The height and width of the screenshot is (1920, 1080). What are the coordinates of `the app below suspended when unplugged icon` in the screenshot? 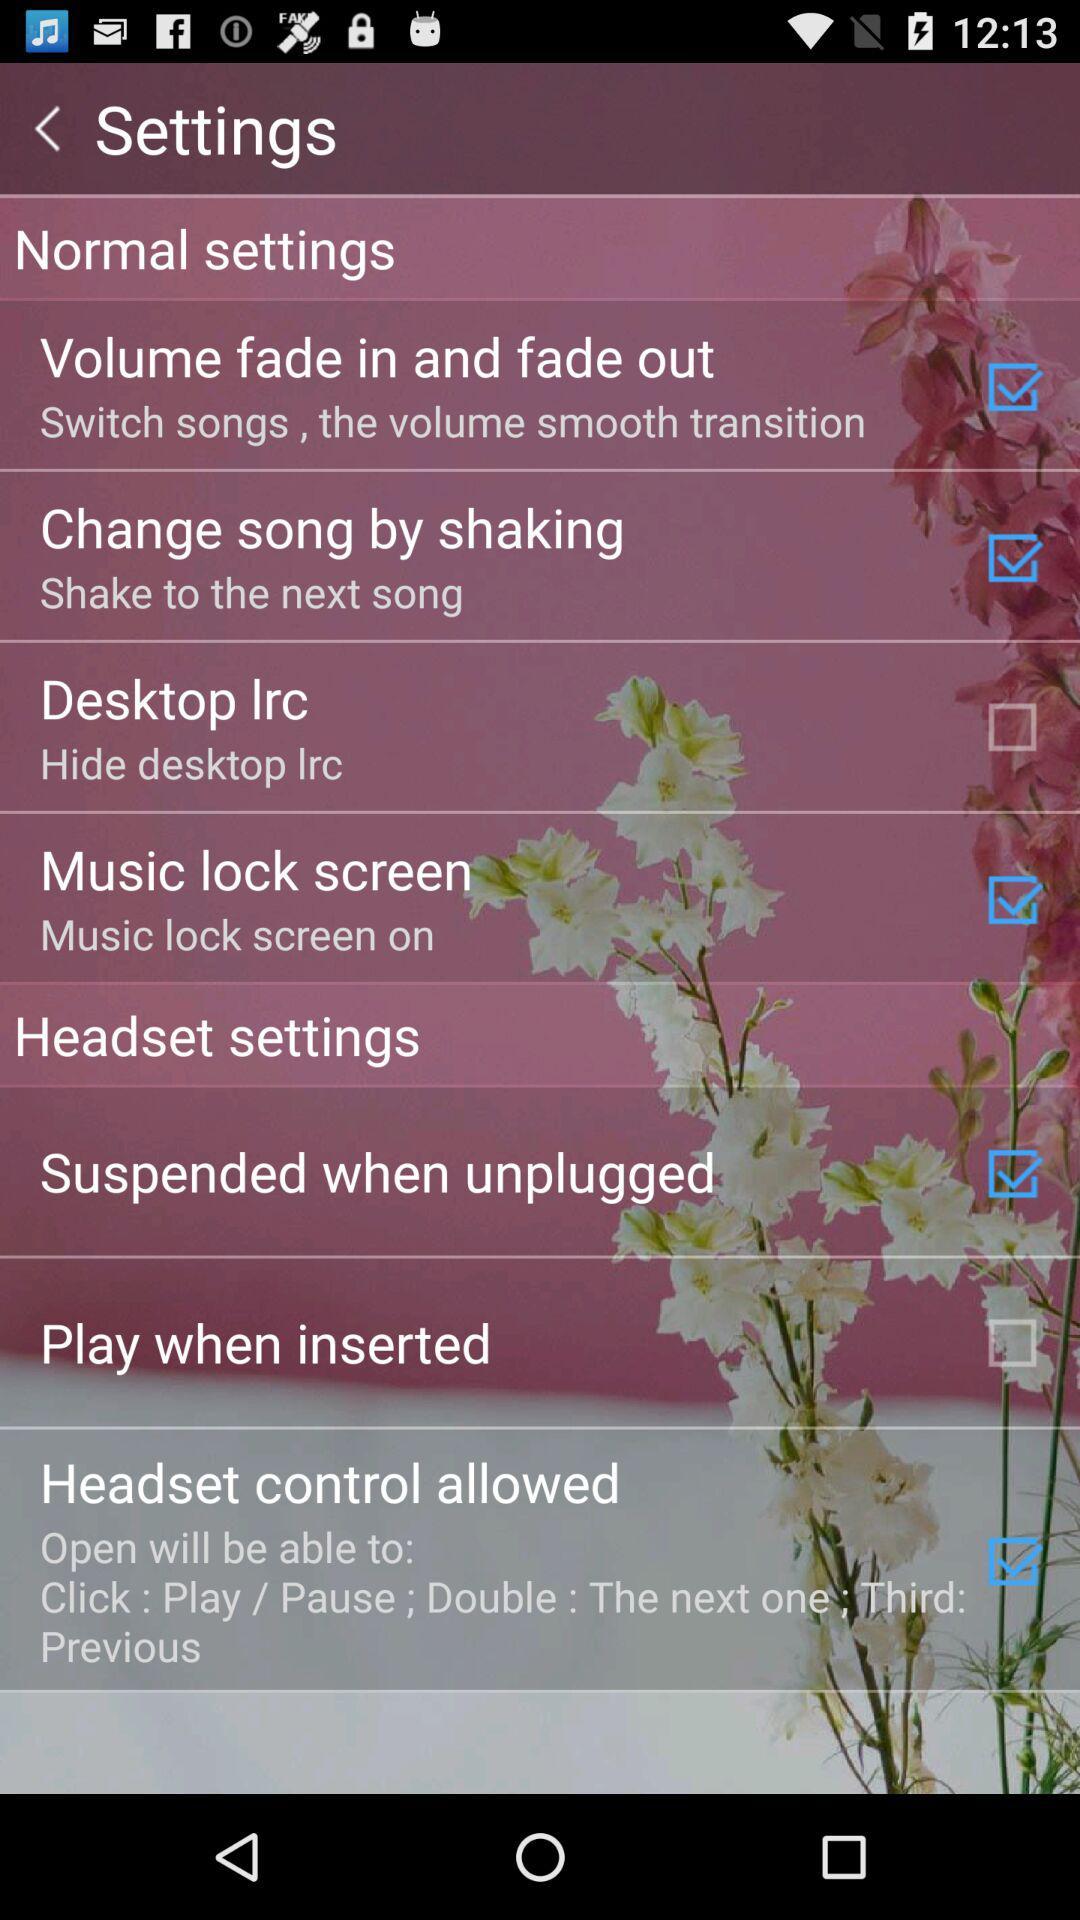 It's located at (264, 1342).